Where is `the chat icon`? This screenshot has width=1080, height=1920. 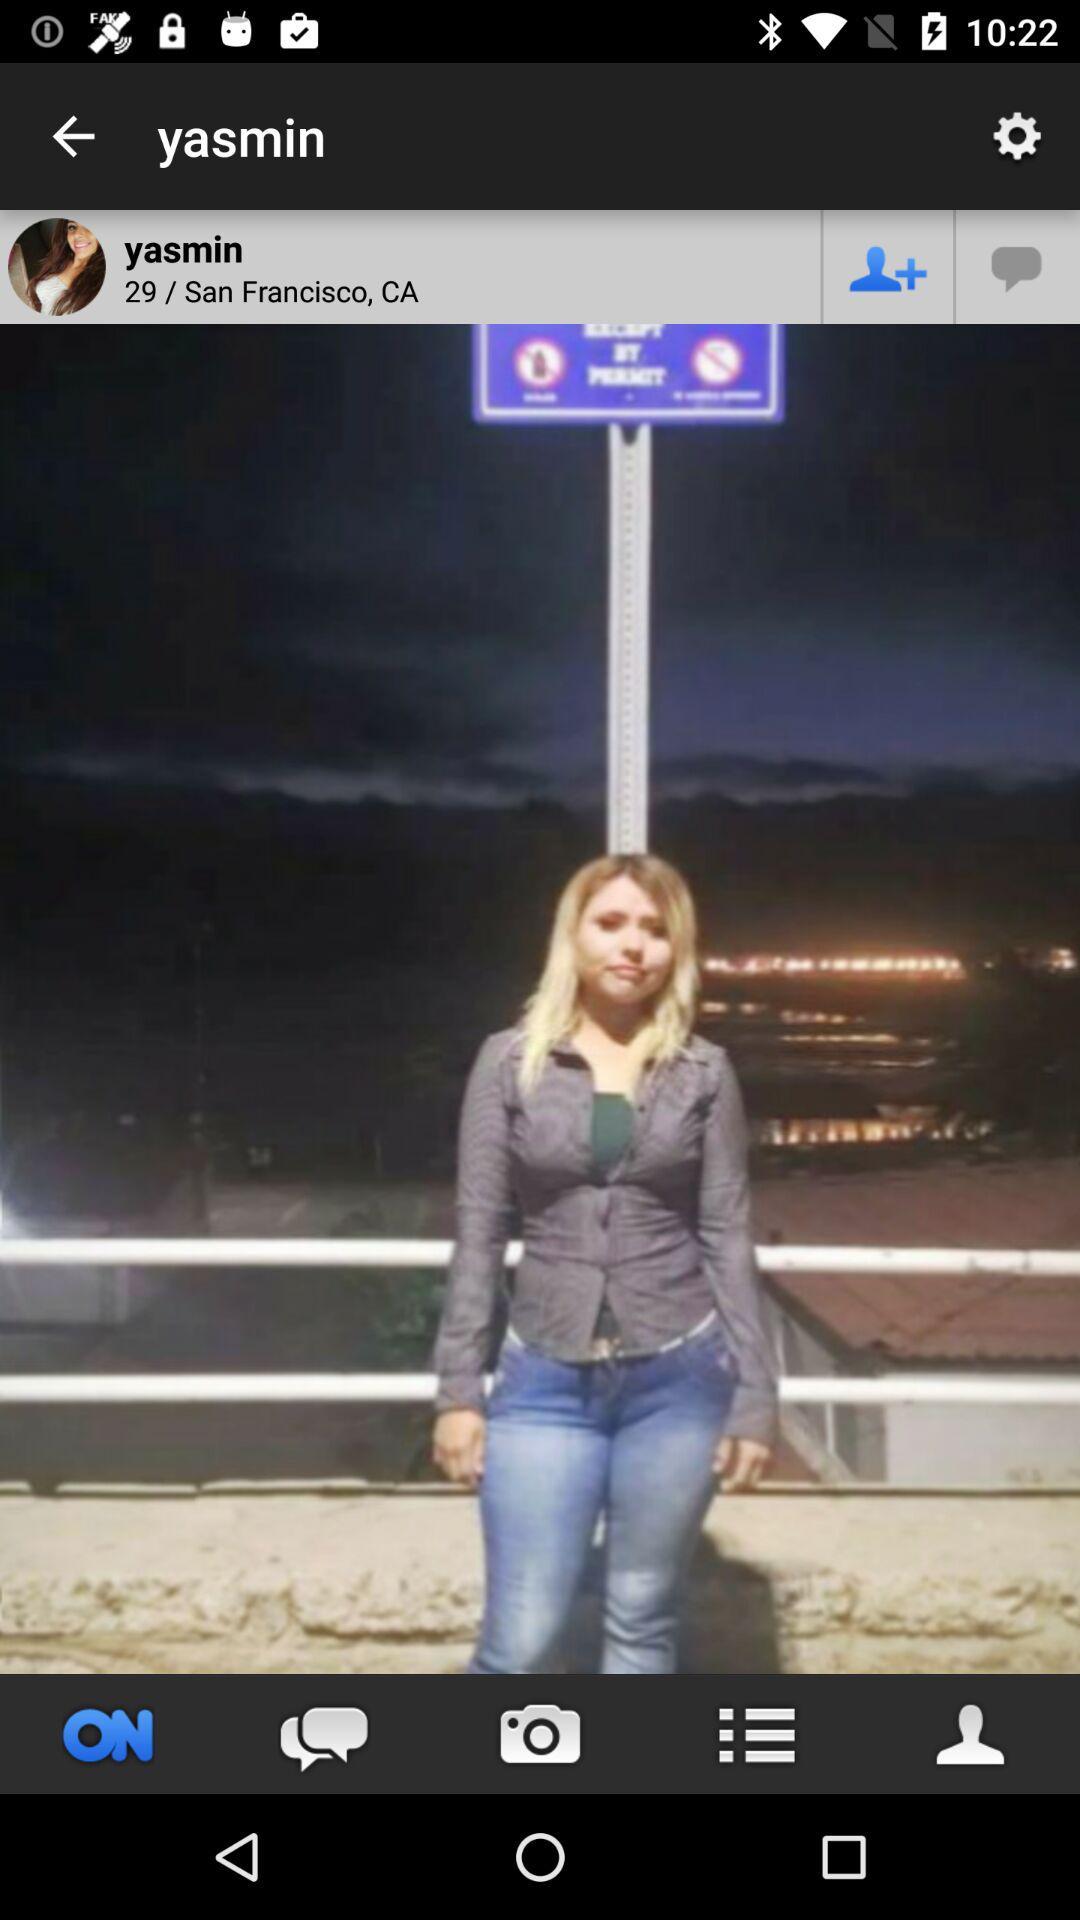 the chat icon is located at coordinates (323, 1733).